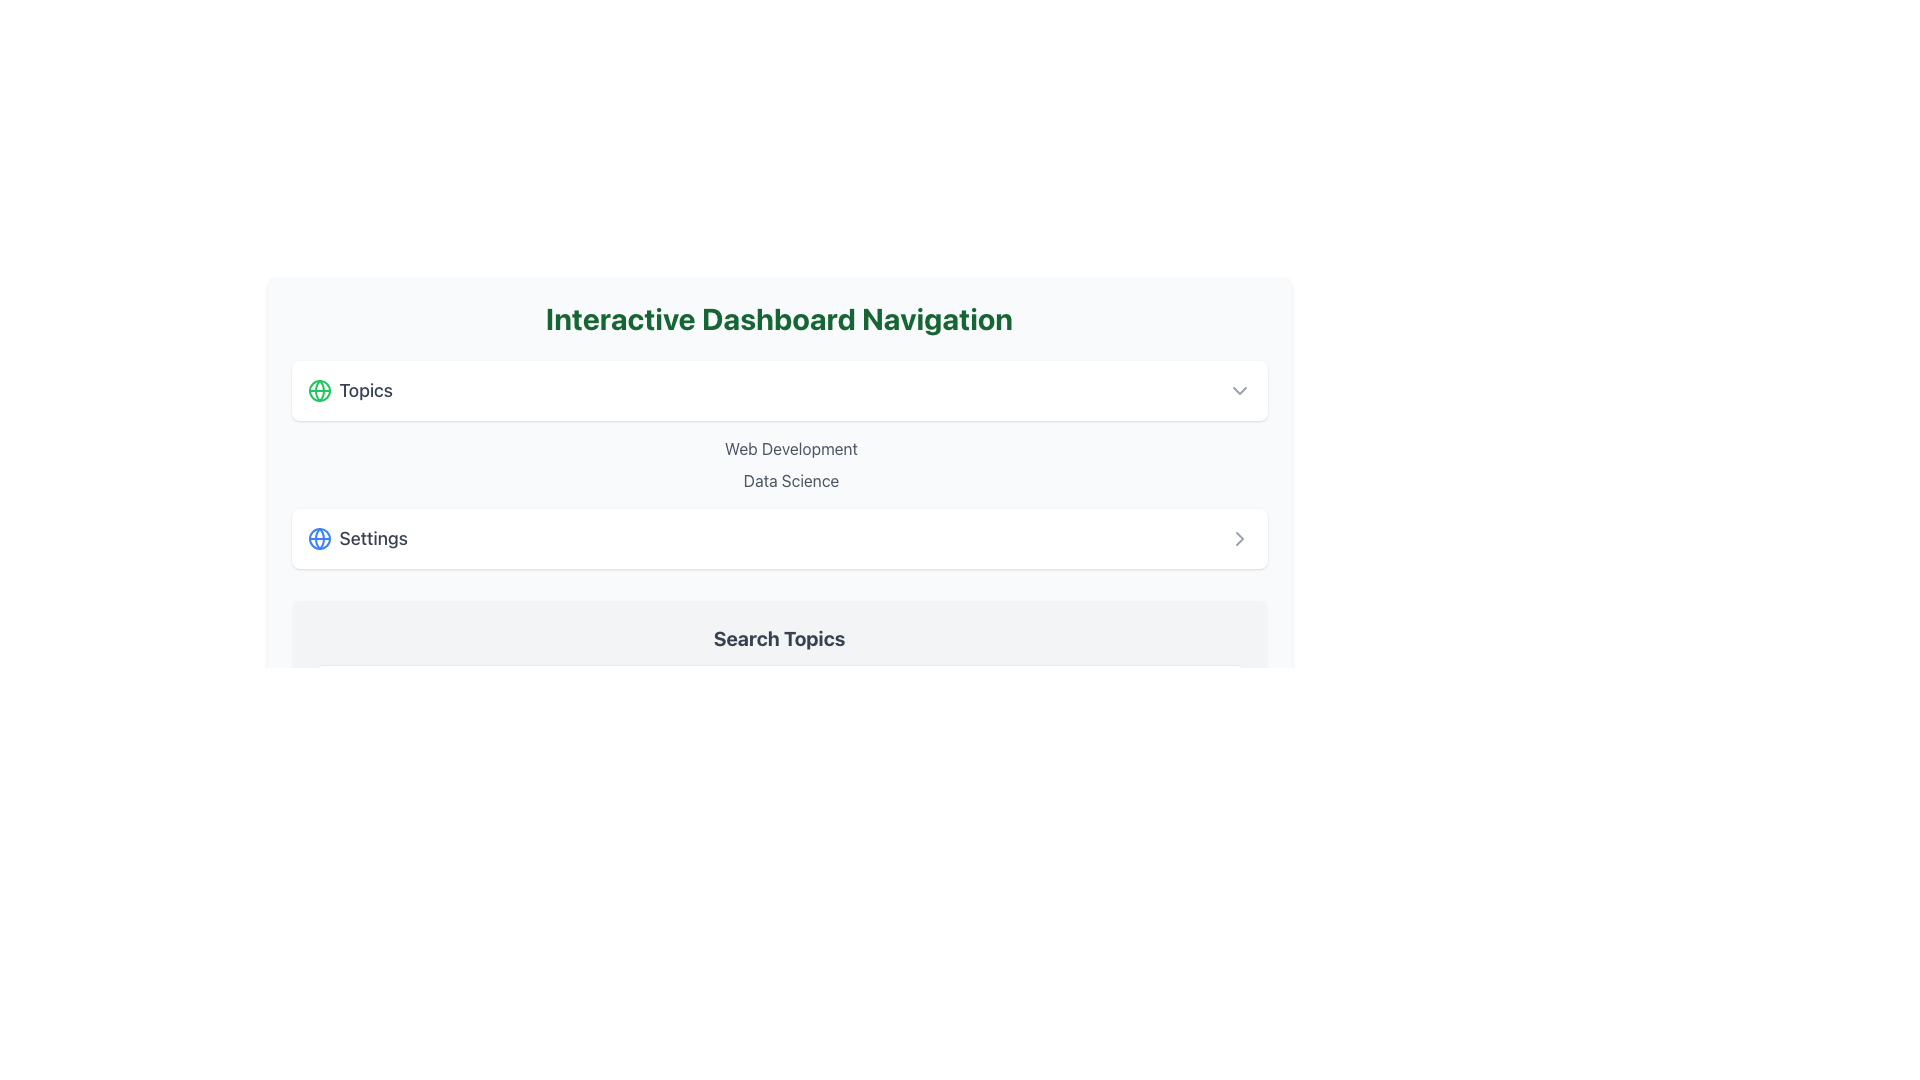  What do you see at coordinates (318, 538) in the screenshot?
I see `the 'Settings' icon located in the navigation menu` at bounding box center [318, 538].